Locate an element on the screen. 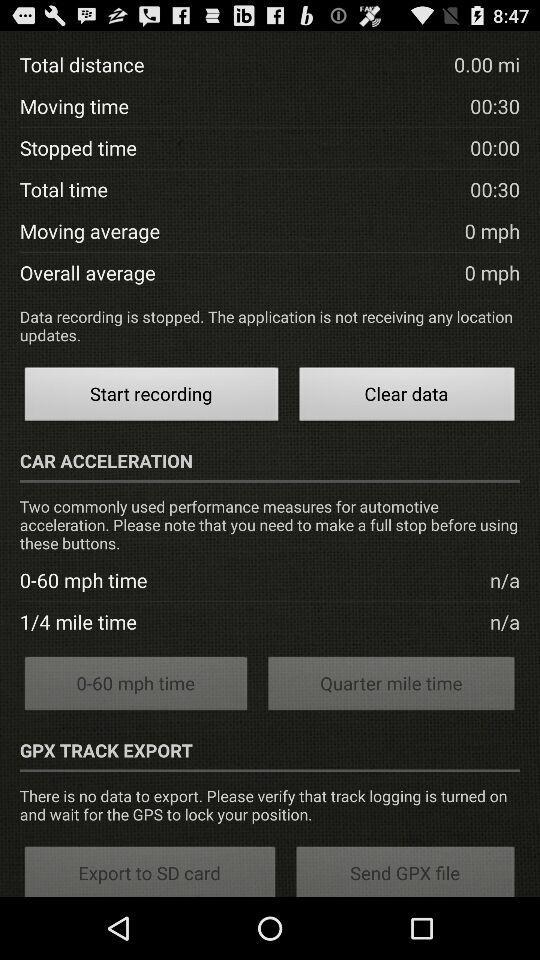  the icon next to clear data is located at coordinates (150, 396).